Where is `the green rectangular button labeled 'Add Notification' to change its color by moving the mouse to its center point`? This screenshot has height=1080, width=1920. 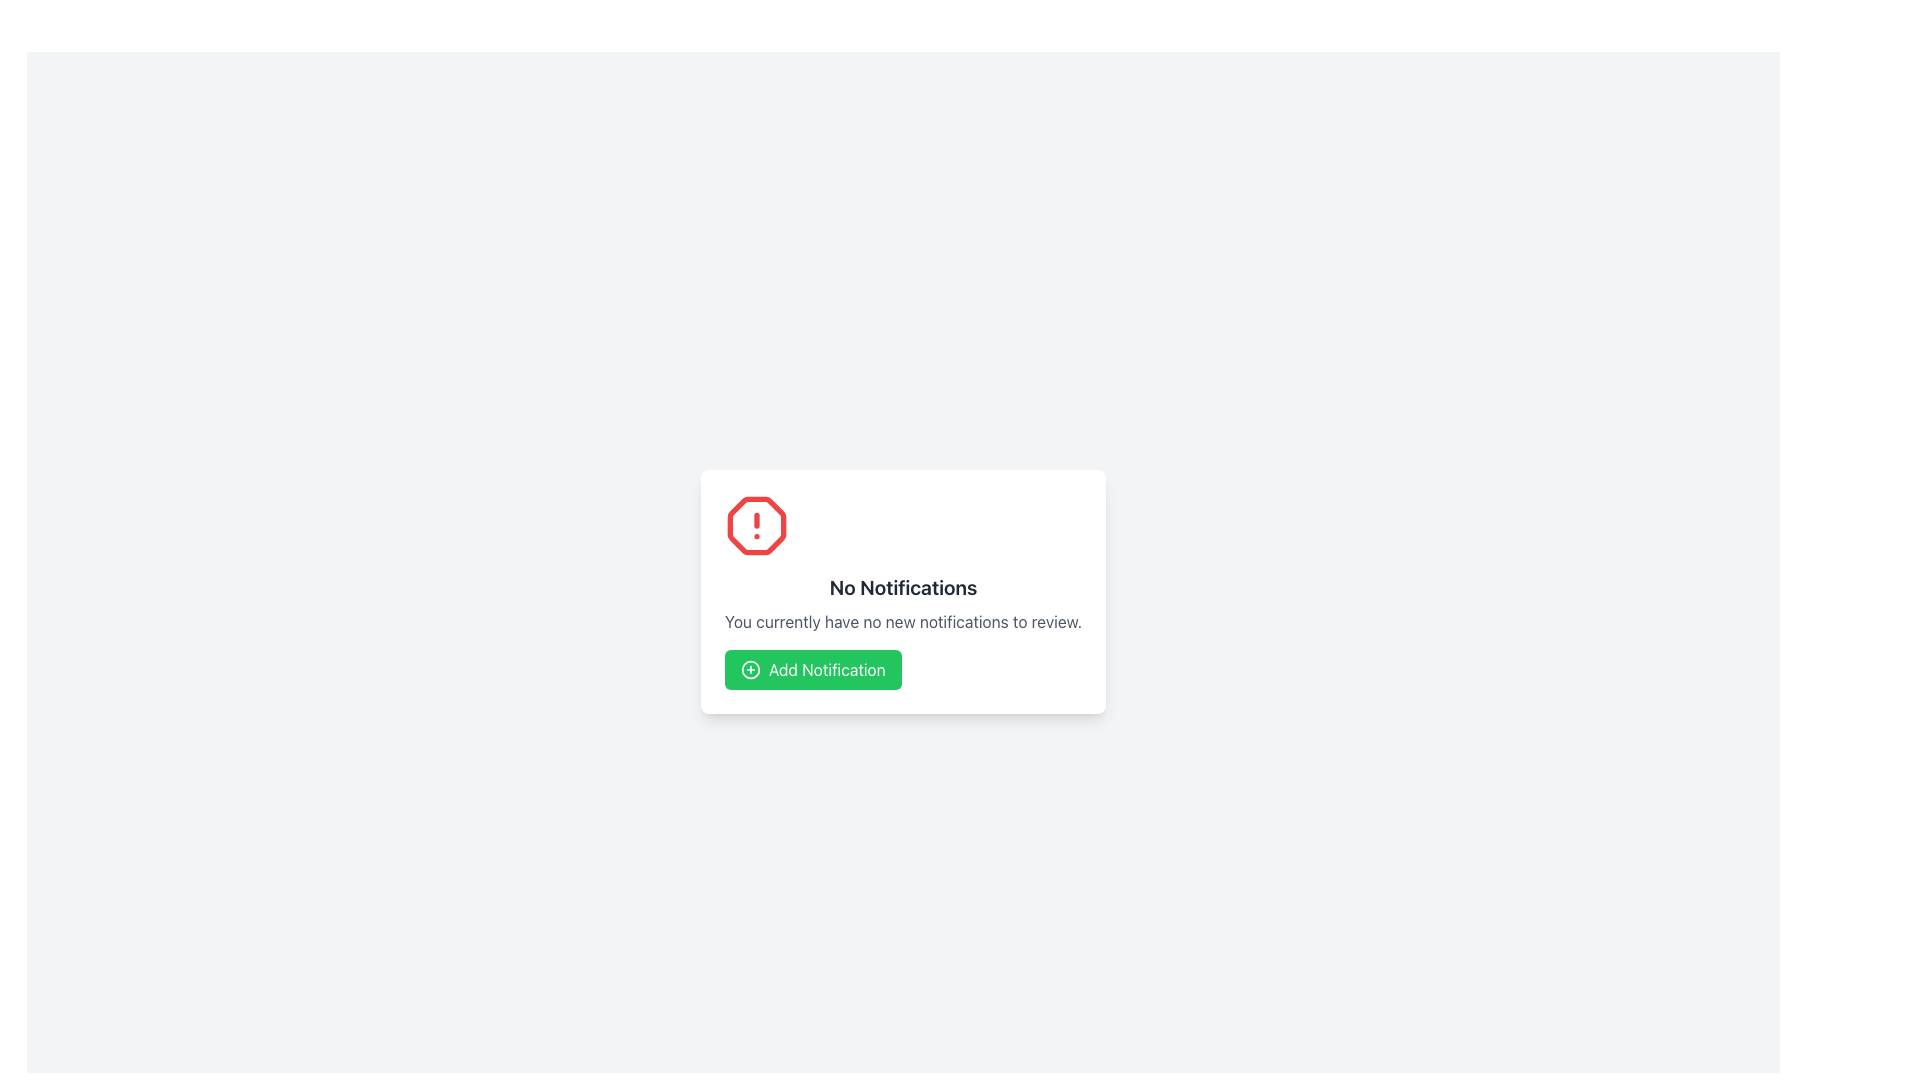 the green rectangular button labeled 'Add Notification' to change its color by moving the mouse to its center point is located at coordinates (813, 670).